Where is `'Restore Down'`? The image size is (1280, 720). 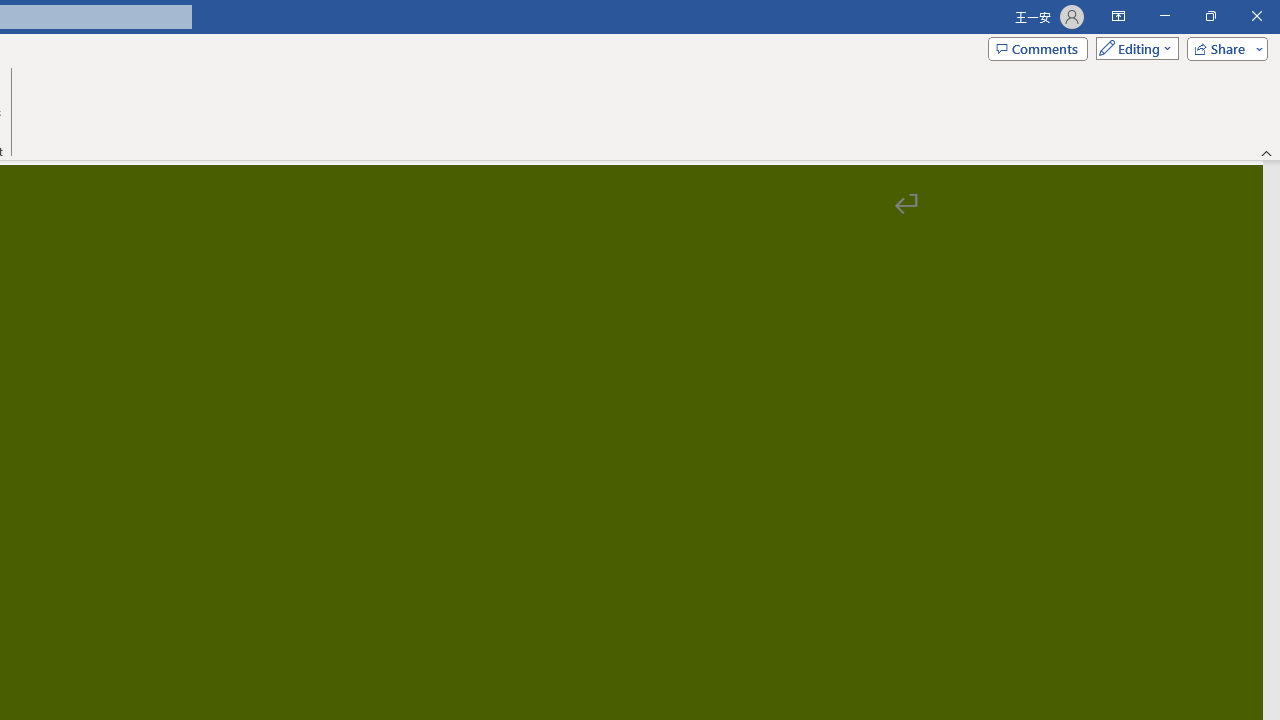
'Restore Down' is located at coordinates (1209, 16).